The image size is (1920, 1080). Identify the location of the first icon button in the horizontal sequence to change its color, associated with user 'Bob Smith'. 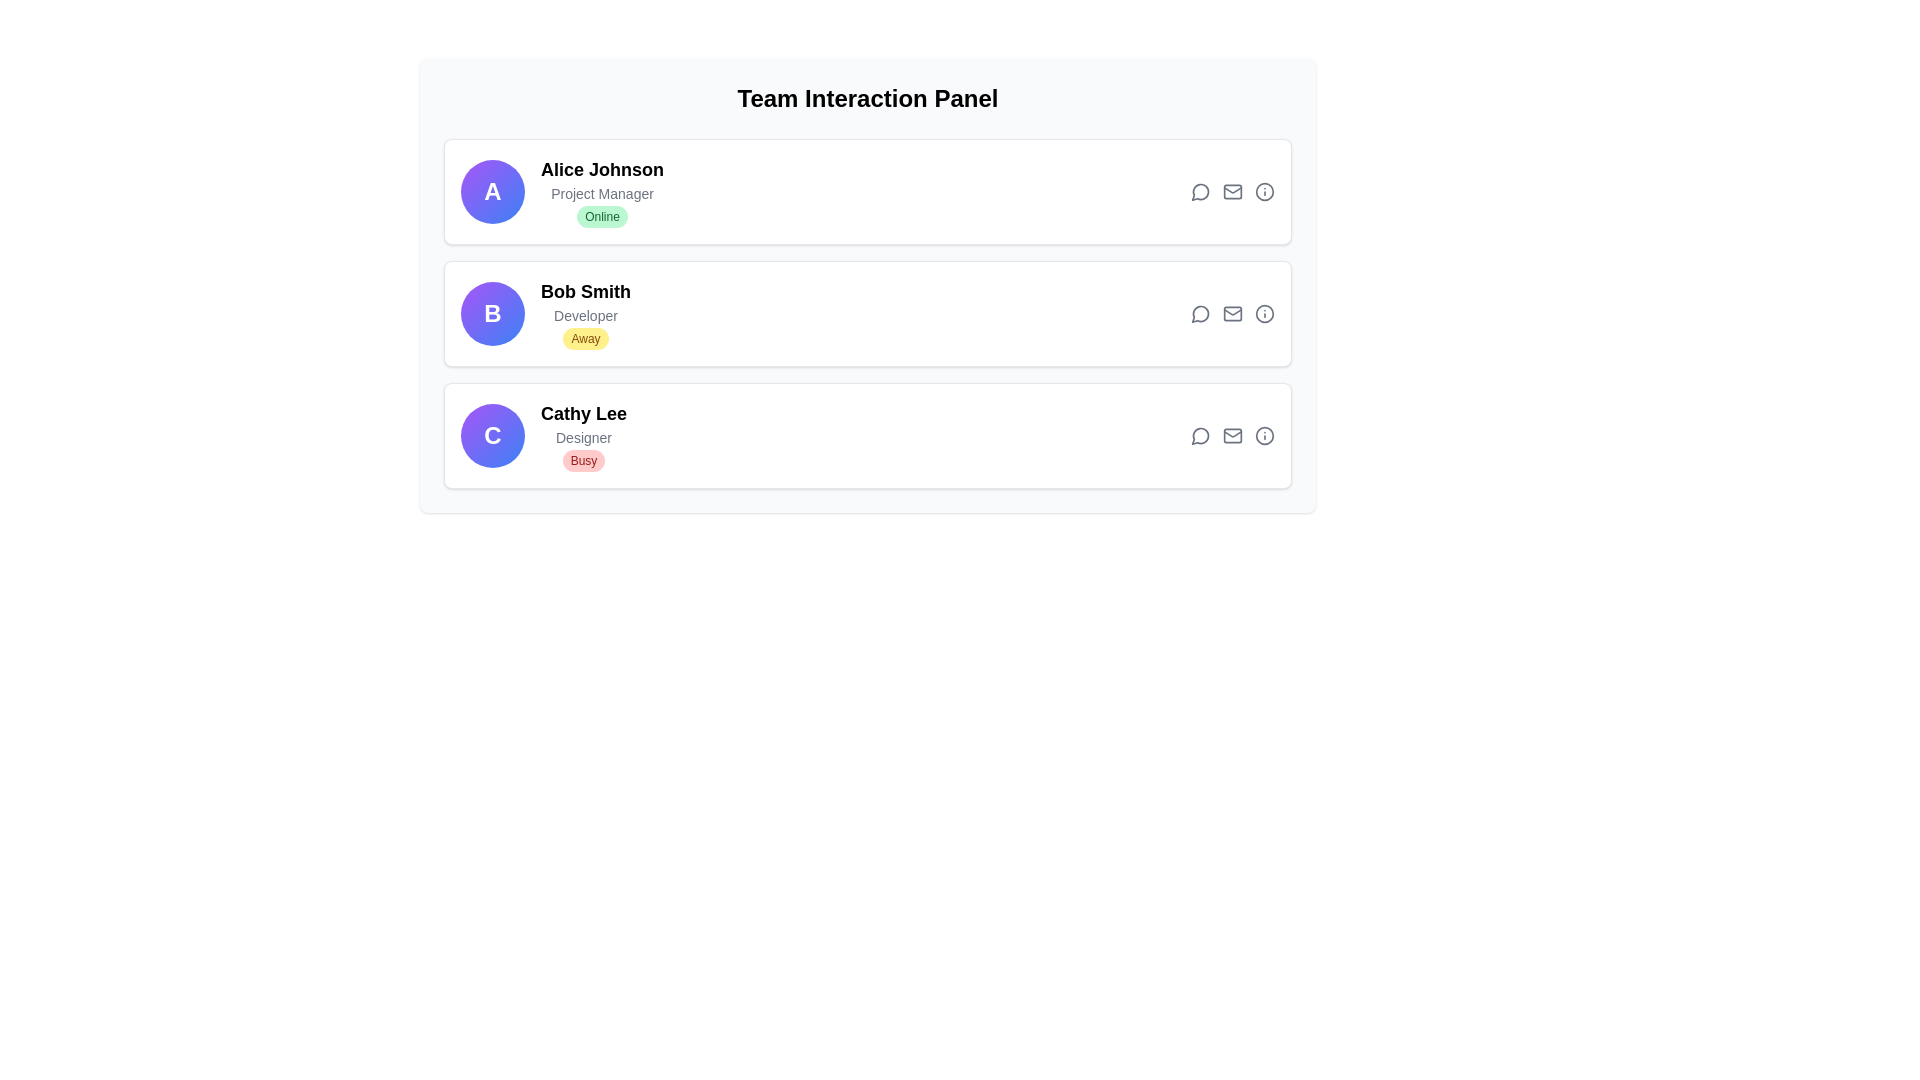
(1200, 313).